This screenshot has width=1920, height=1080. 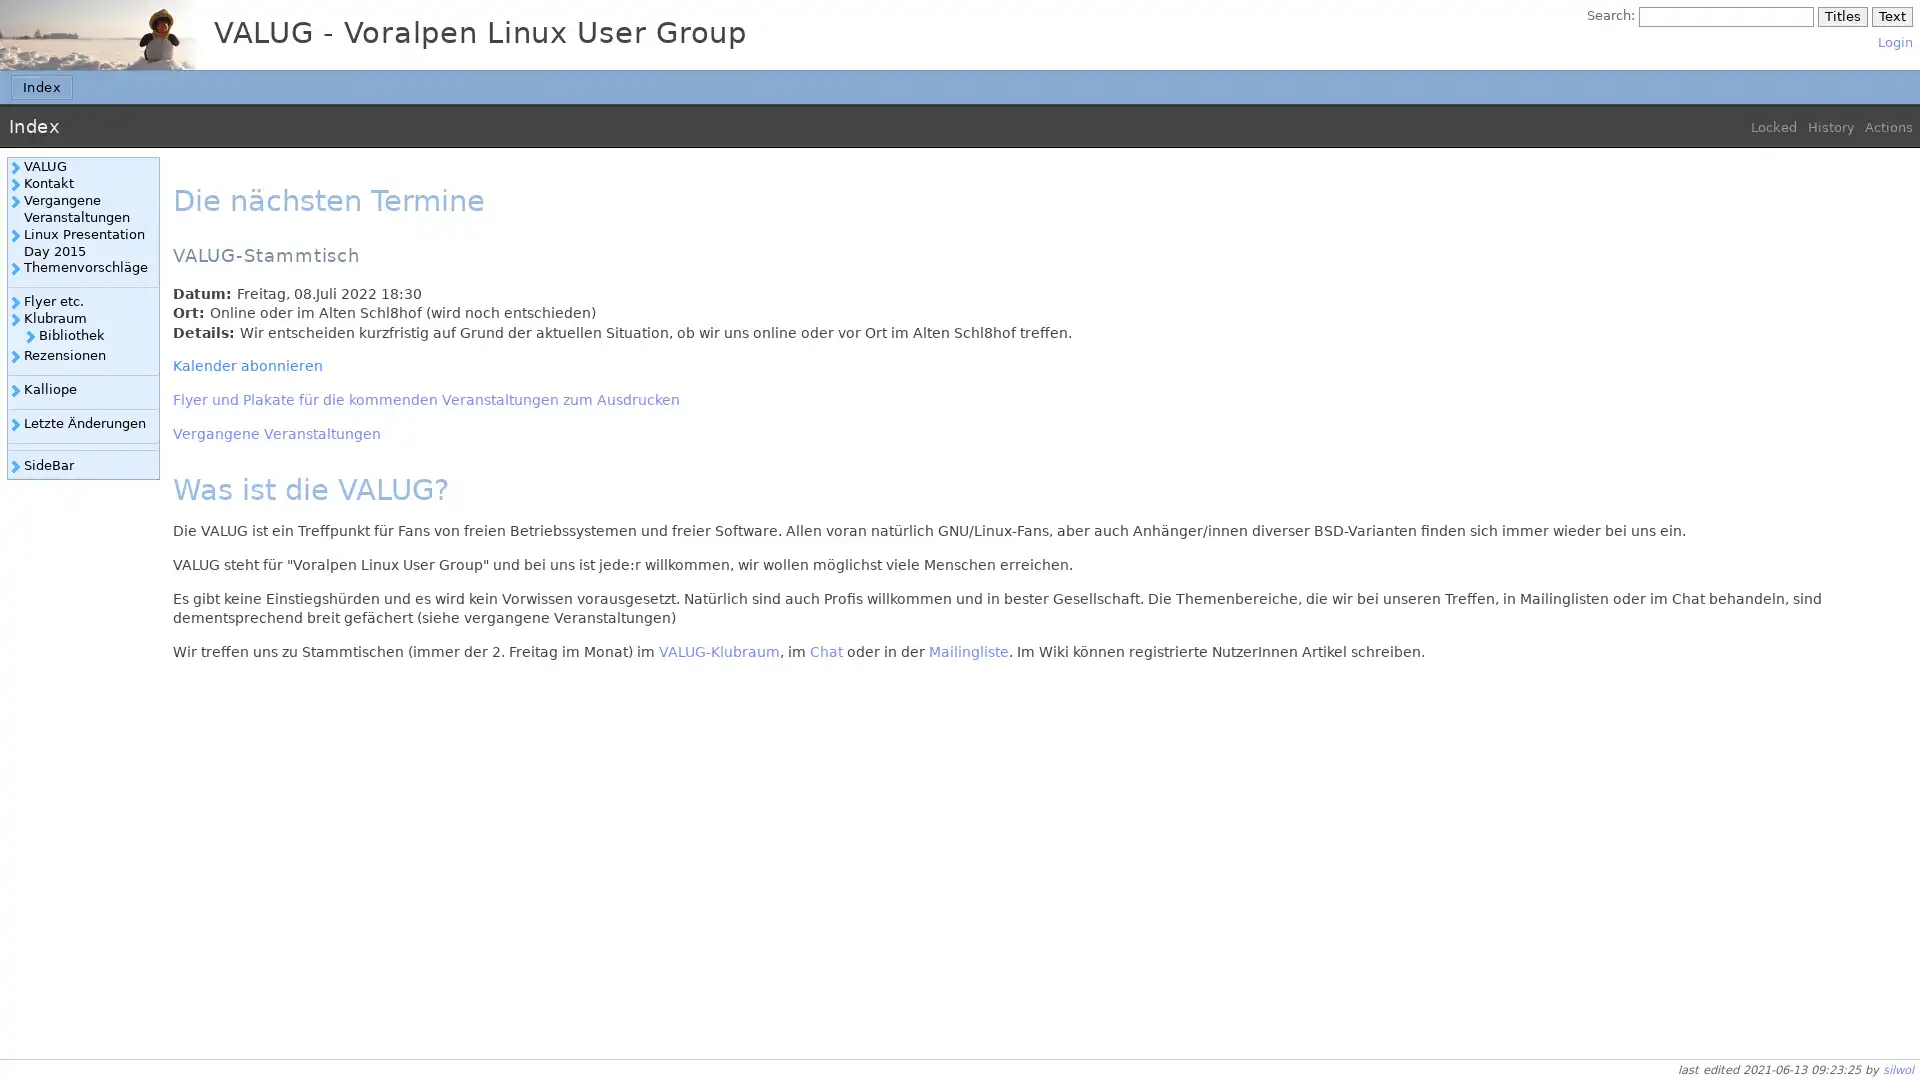 What do you see at coordinates (1841, 16) in the screenshot?
I see `Titles` at bounding box center [1841, 16].